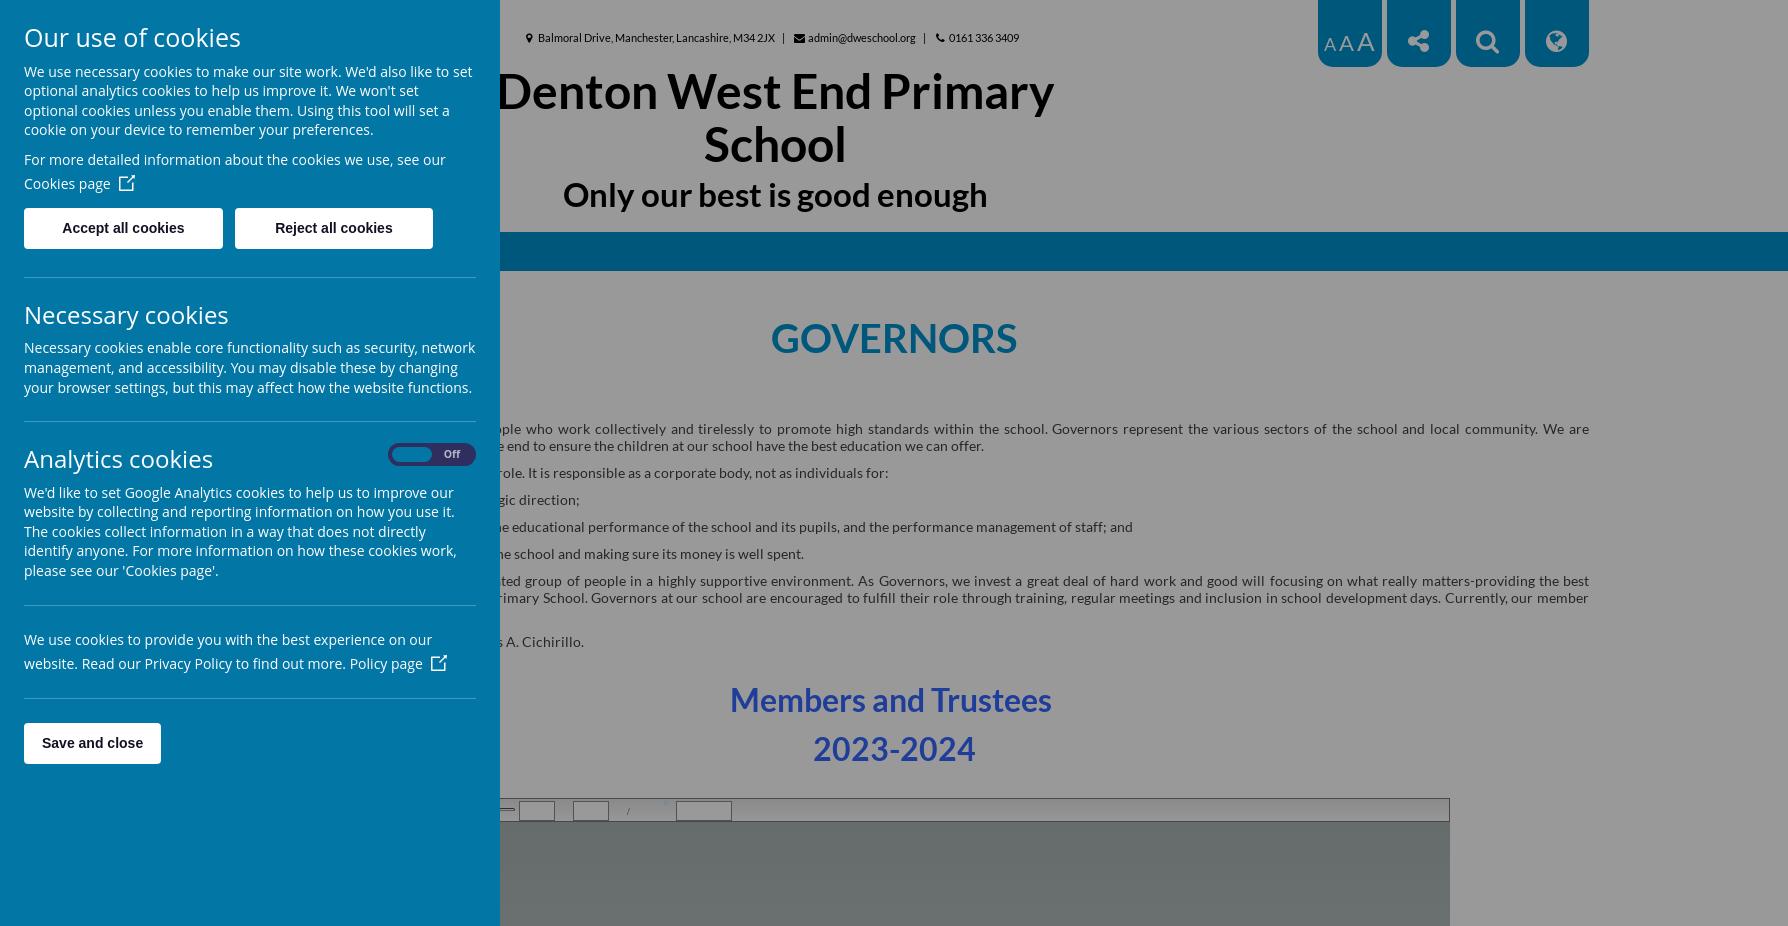  Describe the element at coordinates (894, 587) in the screenshot. I see `'the best education for every child at Denton West End Primary School. Governors at our school are encouraged to fulfill their role through training, regular'` at that location.